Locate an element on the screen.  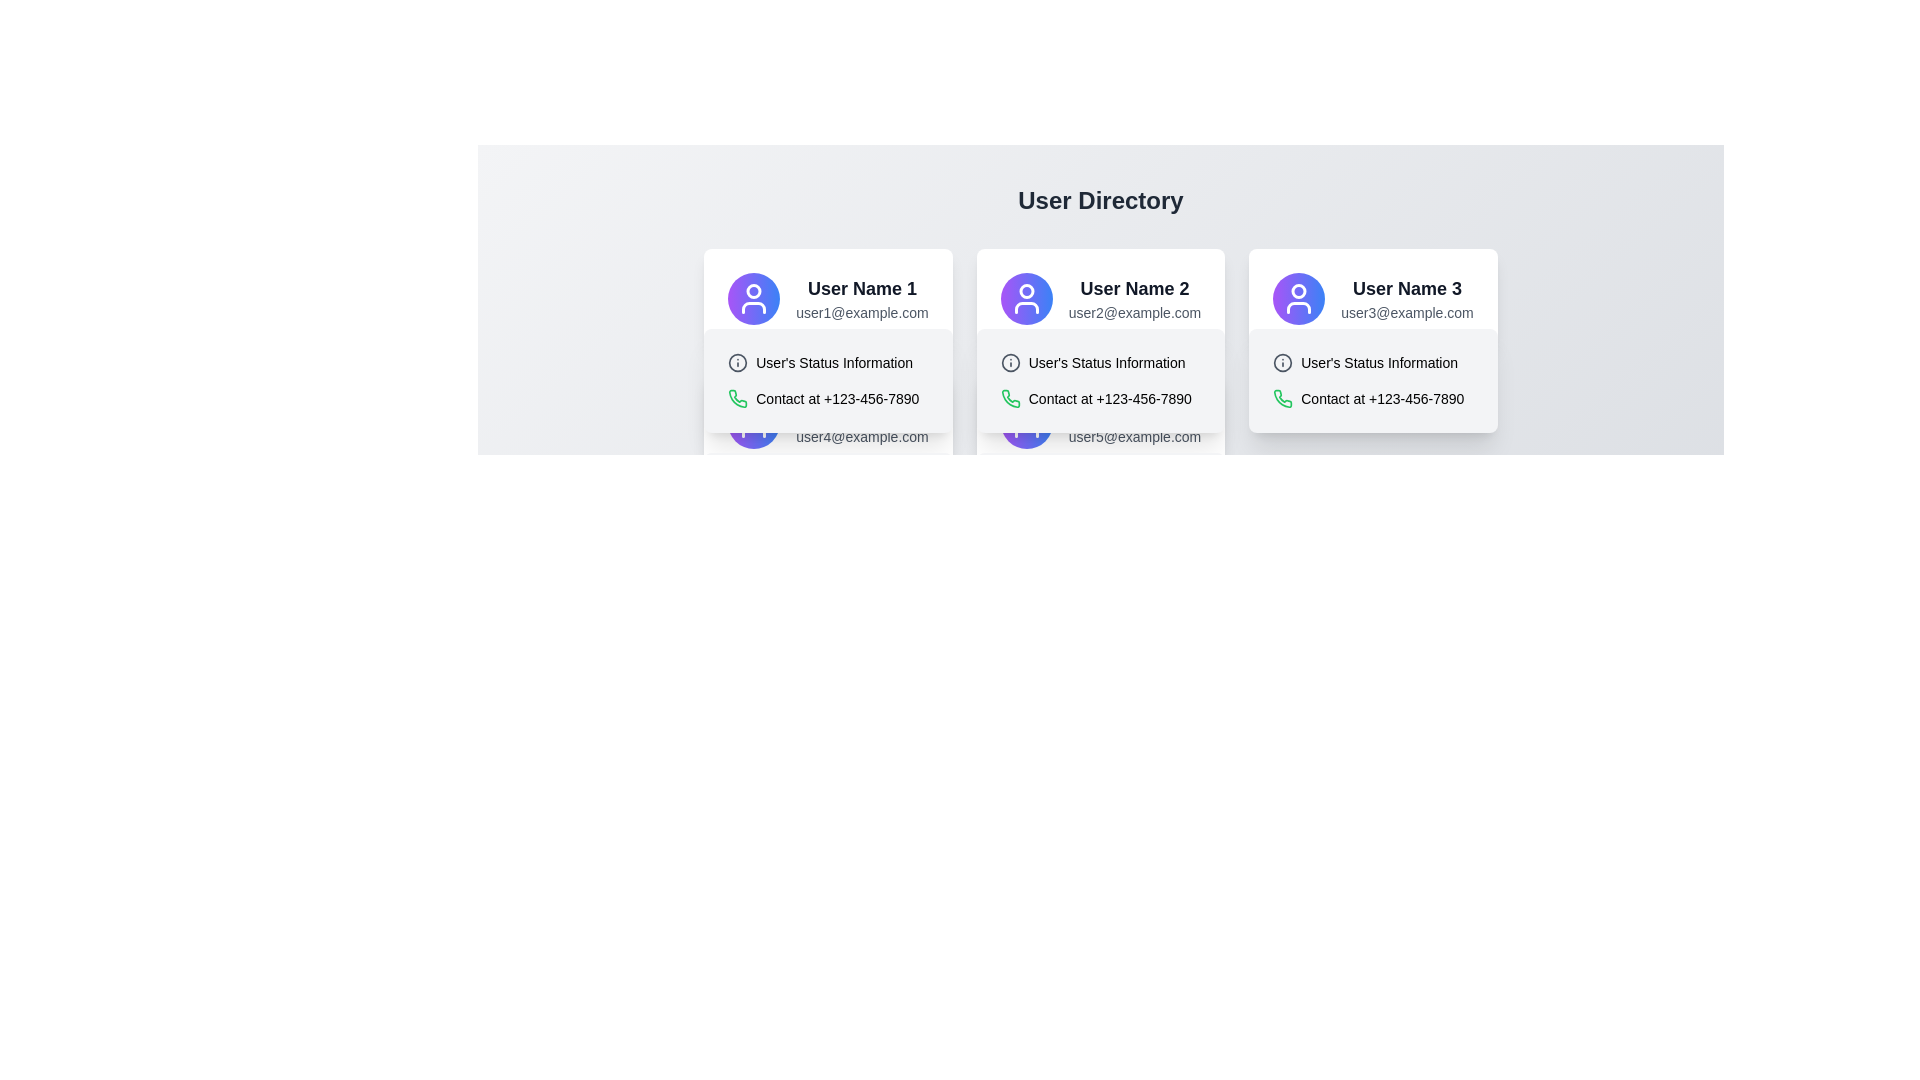
the text within the email address label located inside the second user card, centered below the header 'User Name 2' is located at coordinates (1134, 312).